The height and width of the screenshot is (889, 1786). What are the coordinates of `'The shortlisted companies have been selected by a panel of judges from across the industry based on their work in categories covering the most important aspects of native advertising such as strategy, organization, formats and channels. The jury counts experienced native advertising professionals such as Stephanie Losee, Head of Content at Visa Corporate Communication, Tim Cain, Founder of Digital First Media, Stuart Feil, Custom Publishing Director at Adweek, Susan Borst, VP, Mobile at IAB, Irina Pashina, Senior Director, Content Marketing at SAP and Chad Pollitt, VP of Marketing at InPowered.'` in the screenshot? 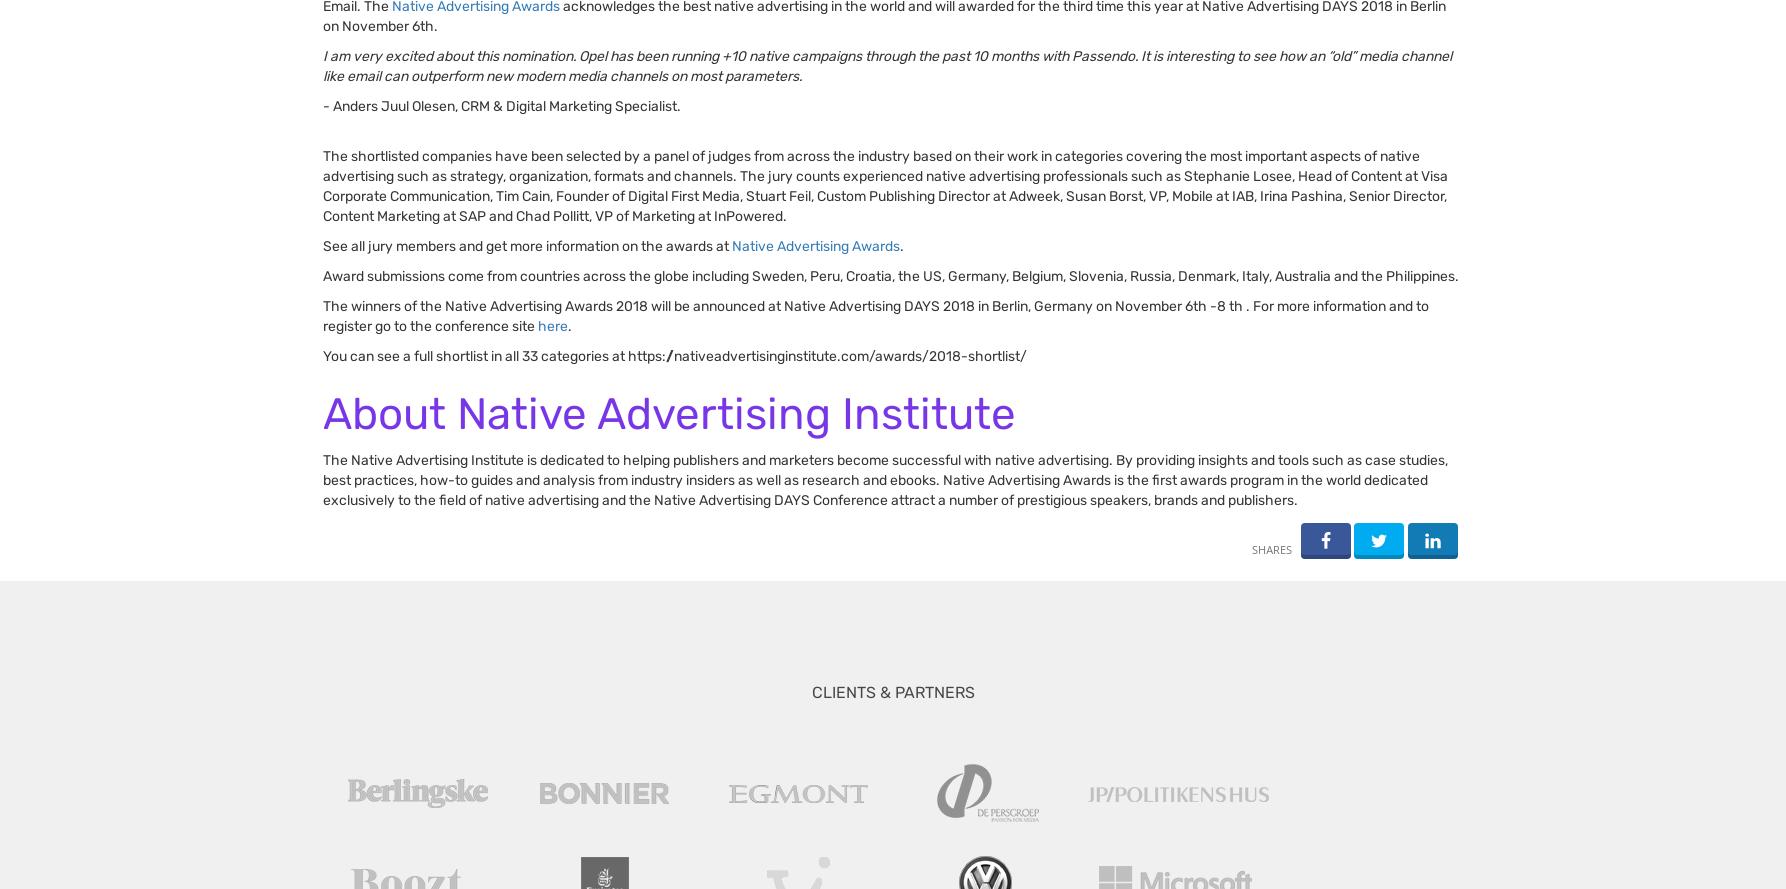 It's located at (884, 186).